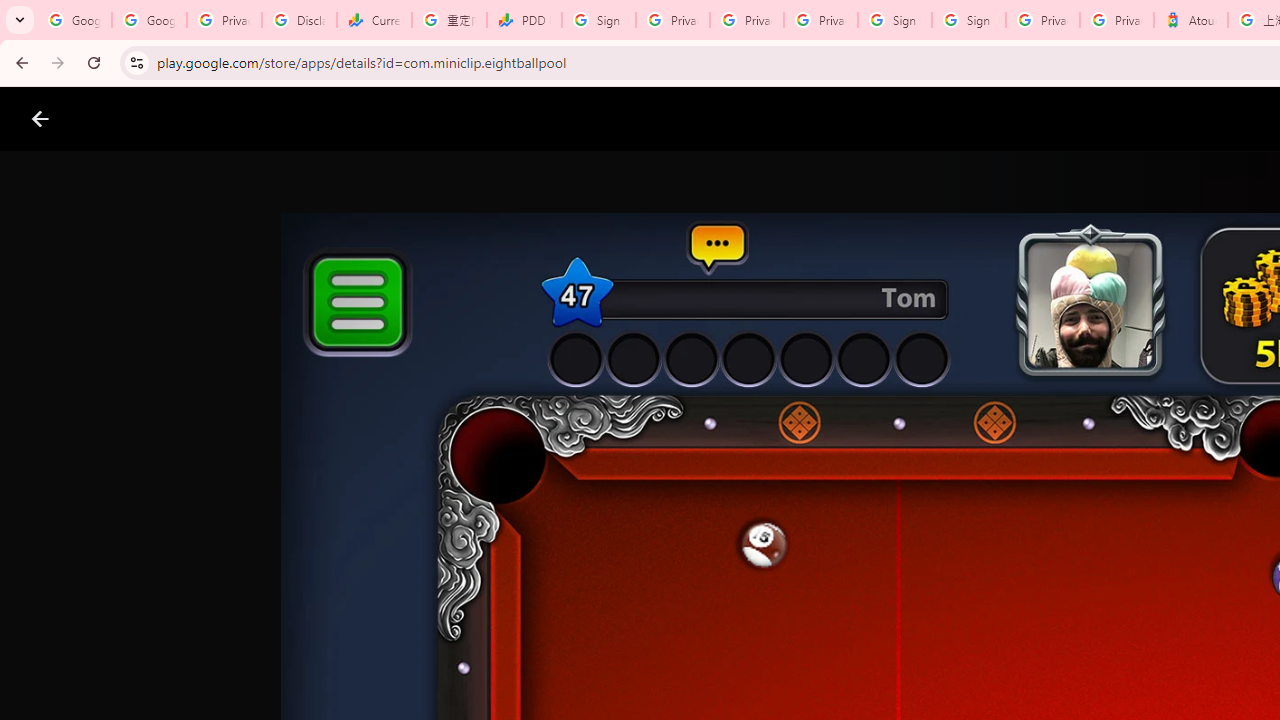 This screenshot has width=1280, height=720. What do you see at coordinates (374, 20) in the screenshot?
I see `'Currencies - Google Finance'` at bounding box center [374, 20].